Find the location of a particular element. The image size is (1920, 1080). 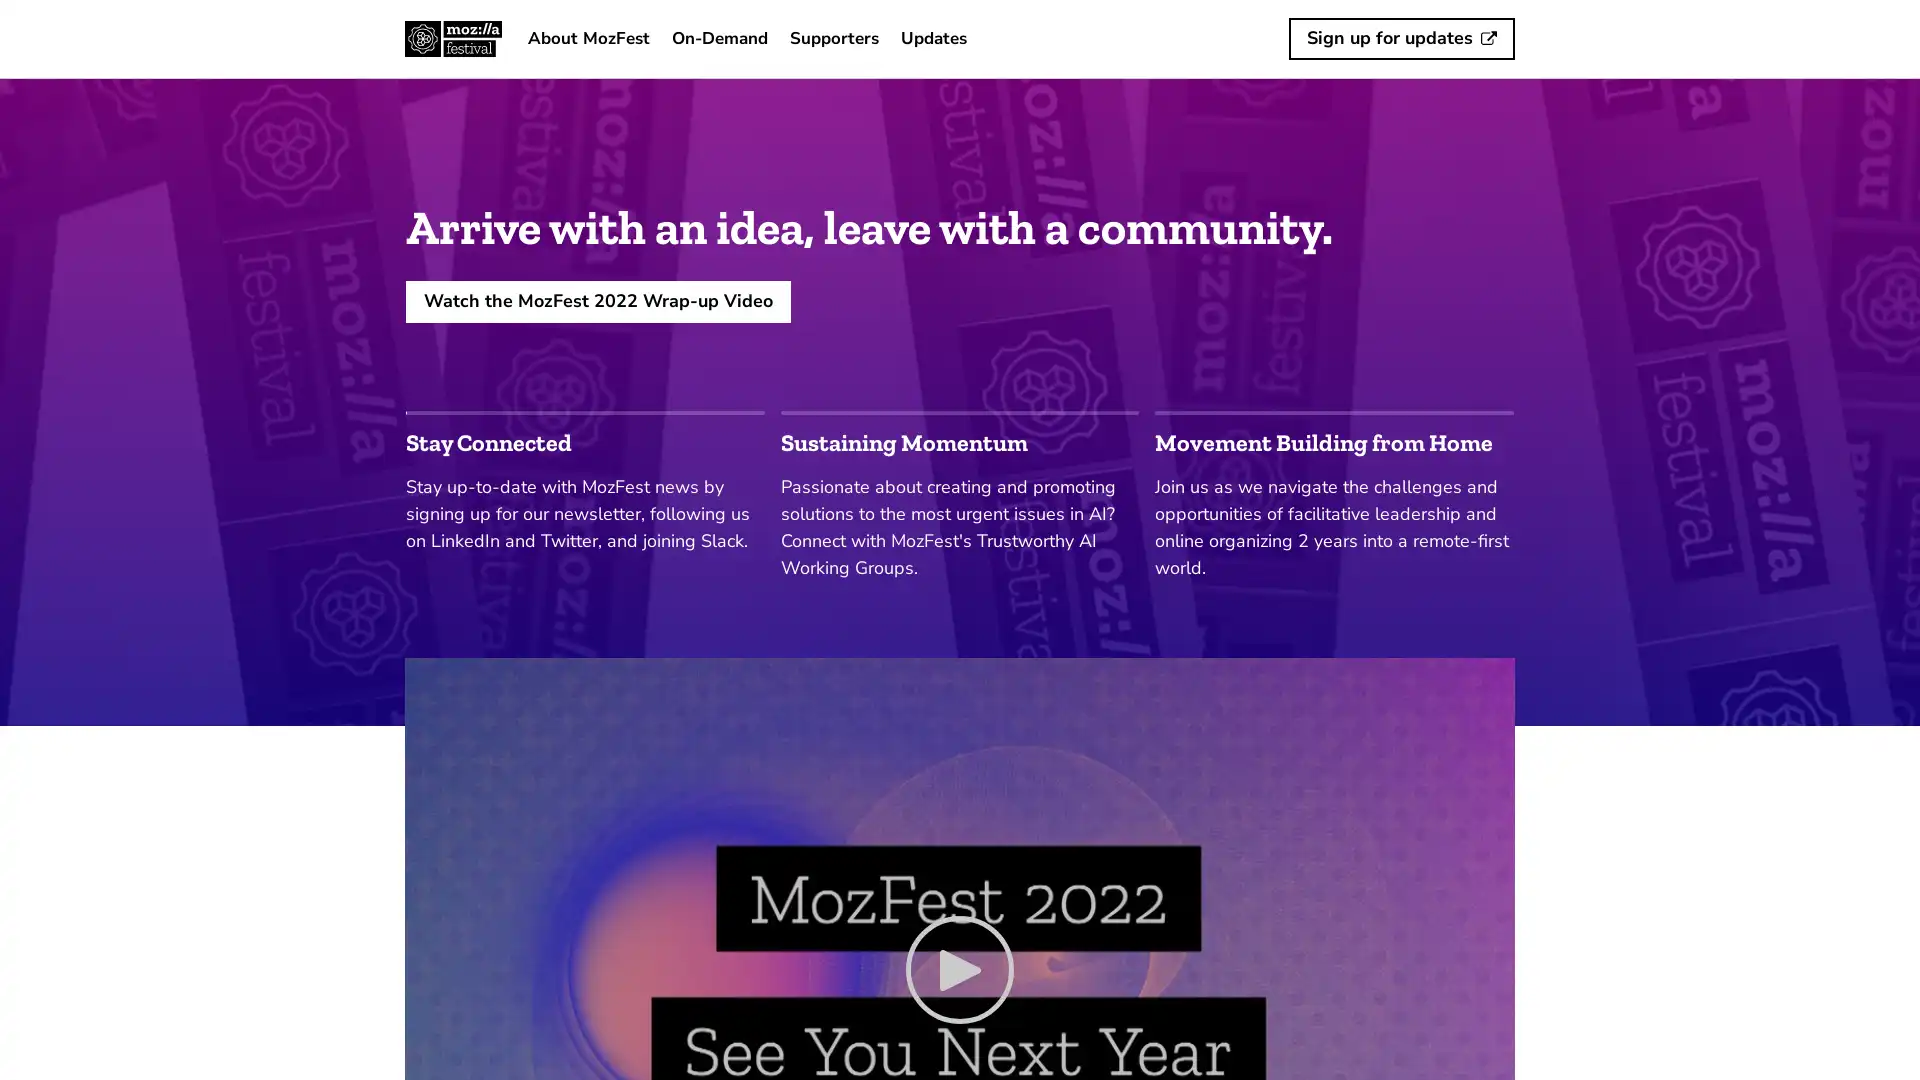

Watch the MozFest 2022 Wrap-up Video is located at coordinates (597, 300).